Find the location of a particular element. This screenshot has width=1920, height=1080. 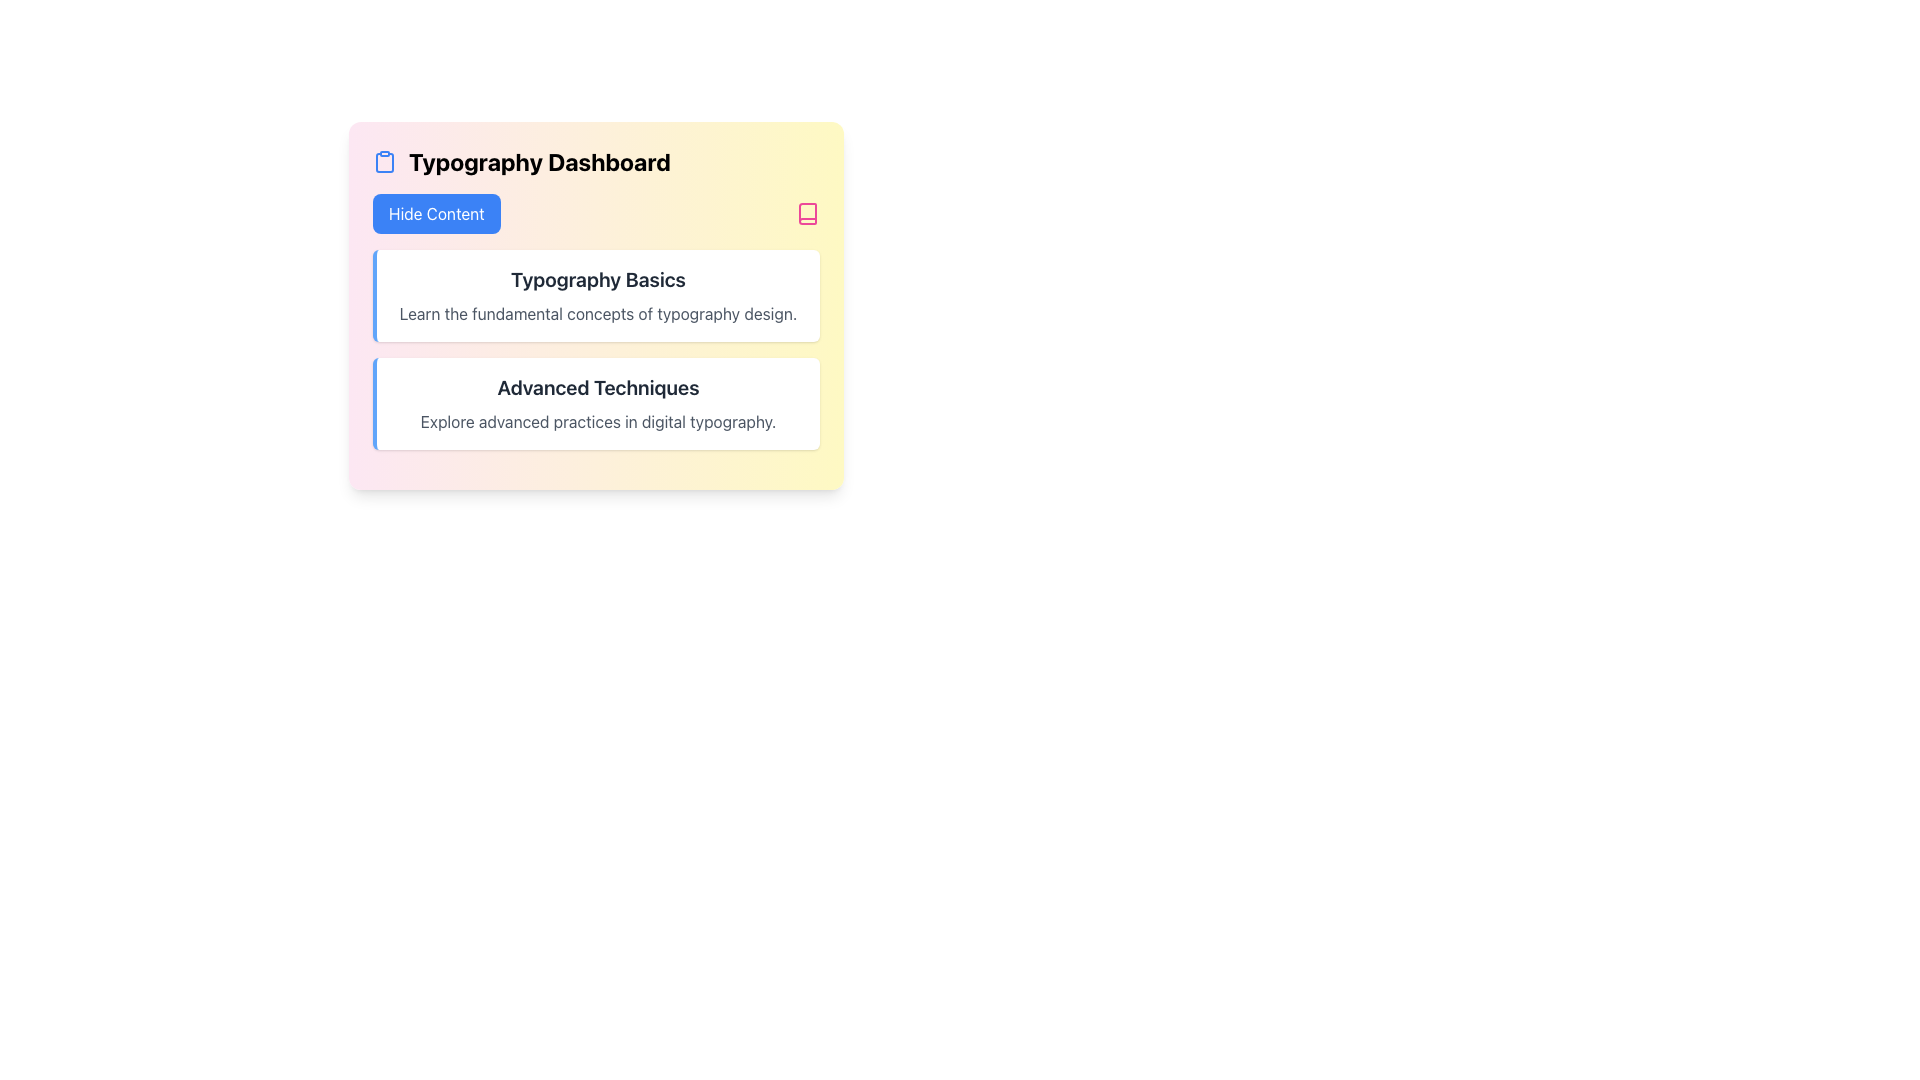

the Content Section Group that presents educational content categorized under 'Typography Basics' and 'Advanced Techniques', located centrally within the 'Typography Dashboard' below the 'Hide Content' button is located at coordinates (595, 349).